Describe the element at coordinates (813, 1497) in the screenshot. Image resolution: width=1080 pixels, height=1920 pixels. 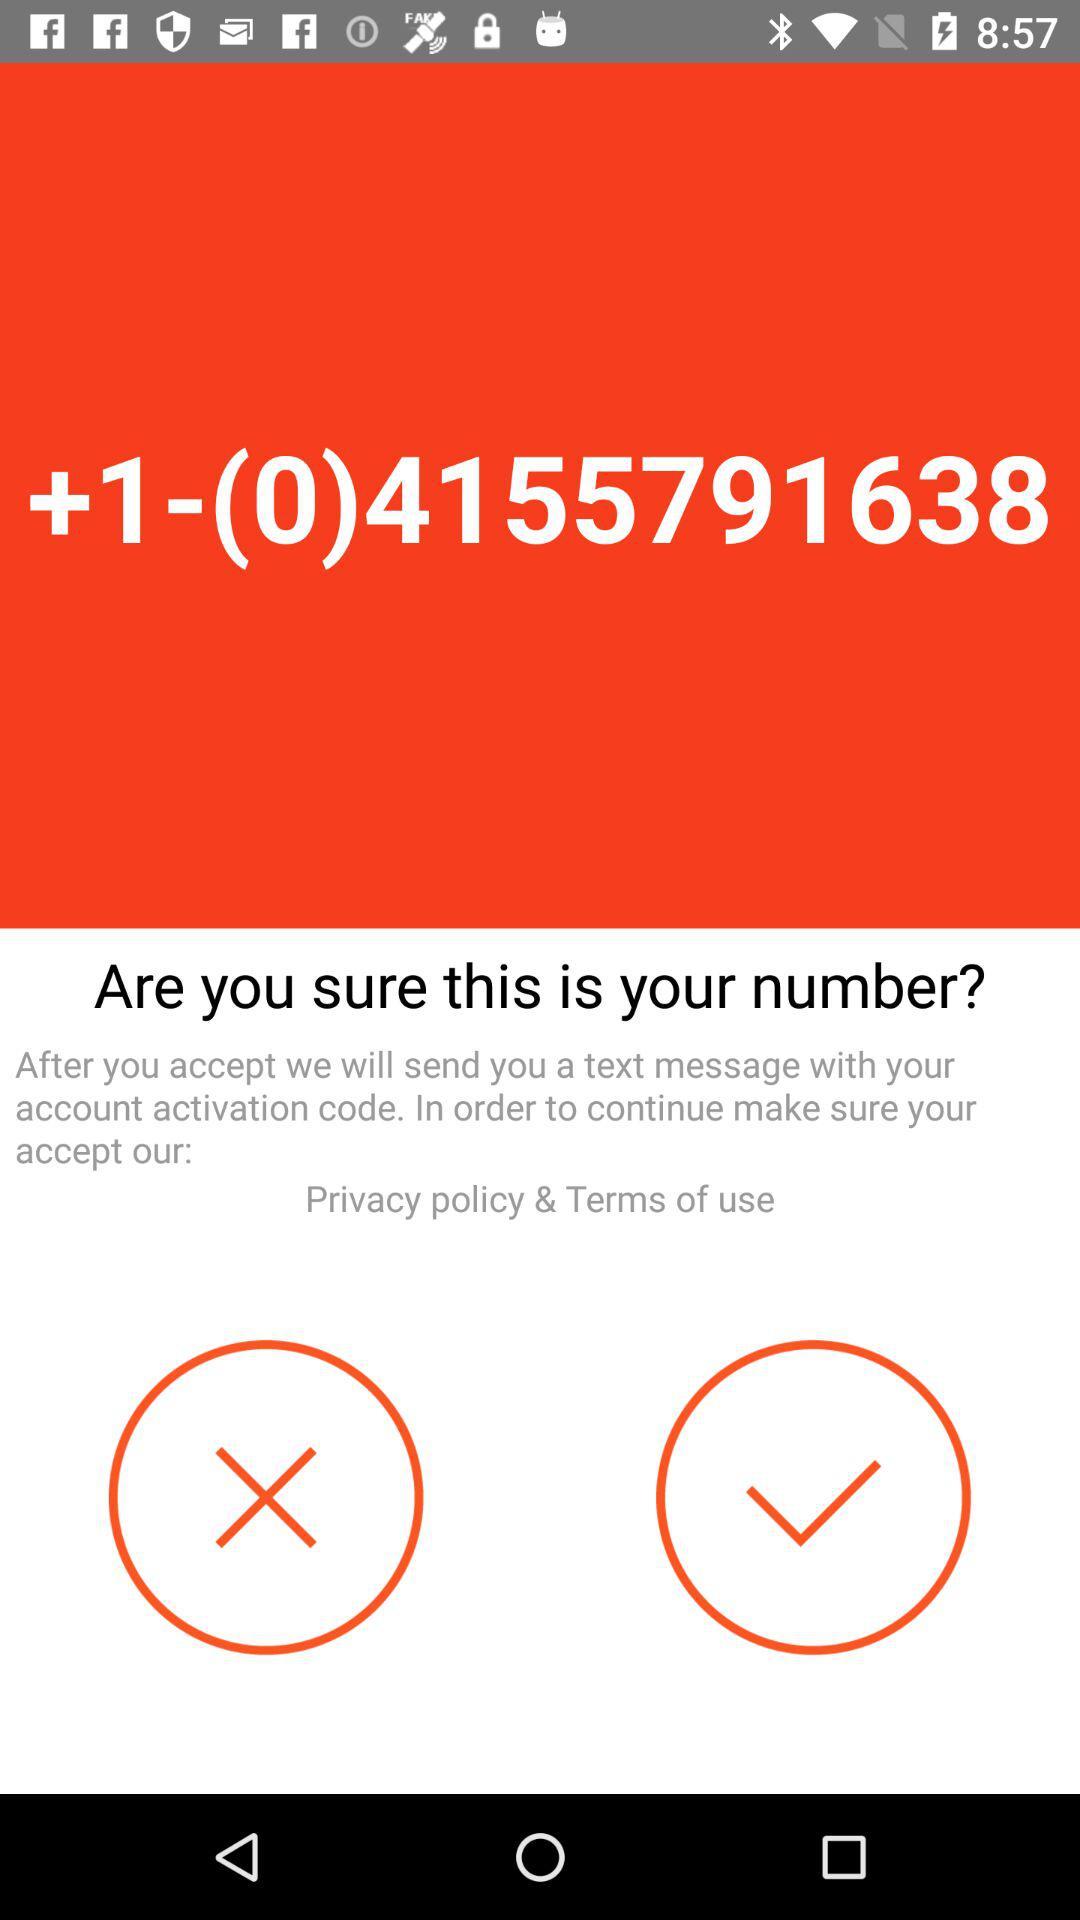
I see `the icon at the bottom right corner` at that location.